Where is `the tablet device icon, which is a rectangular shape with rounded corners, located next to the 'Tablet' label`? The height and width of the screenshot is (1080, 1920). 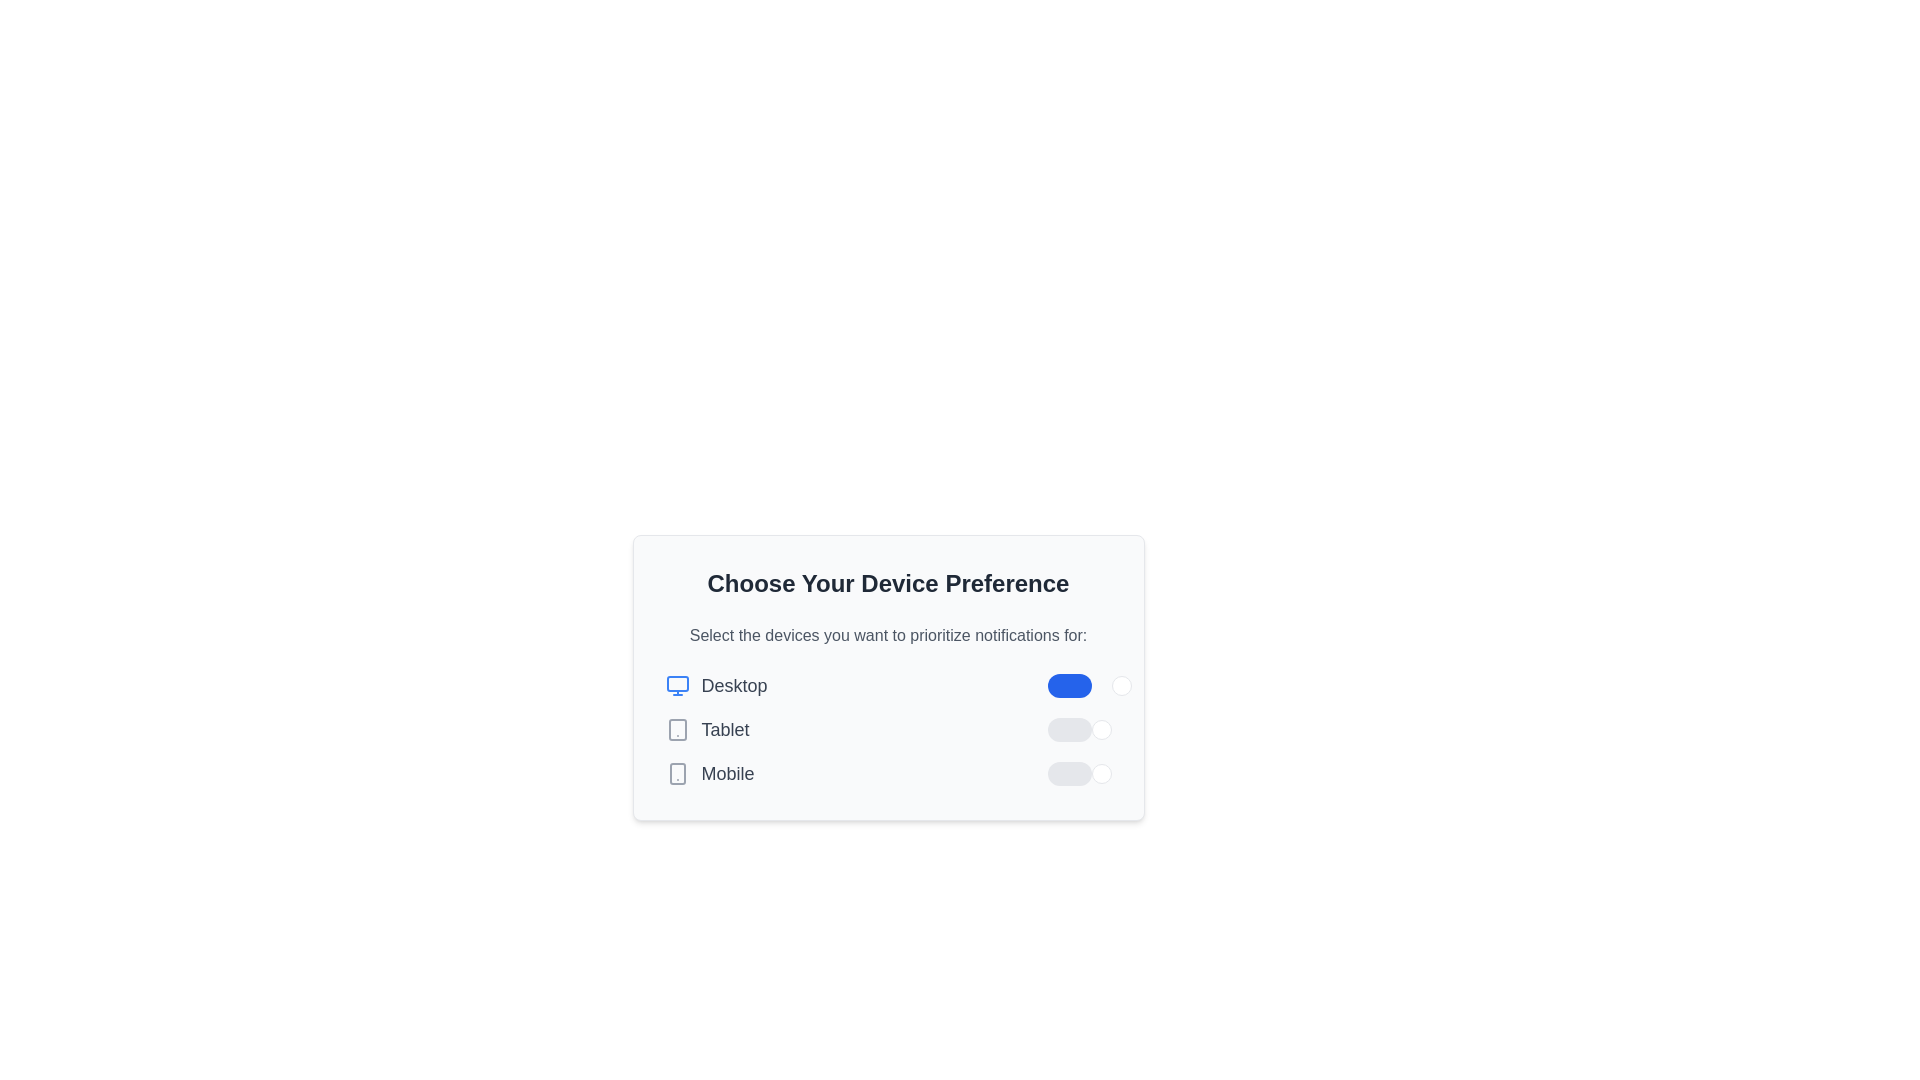 the tablet device icon, which is a rectangular shape with rounded corners, located next to the 'Tablet' label is located at coordinates (677, 729).